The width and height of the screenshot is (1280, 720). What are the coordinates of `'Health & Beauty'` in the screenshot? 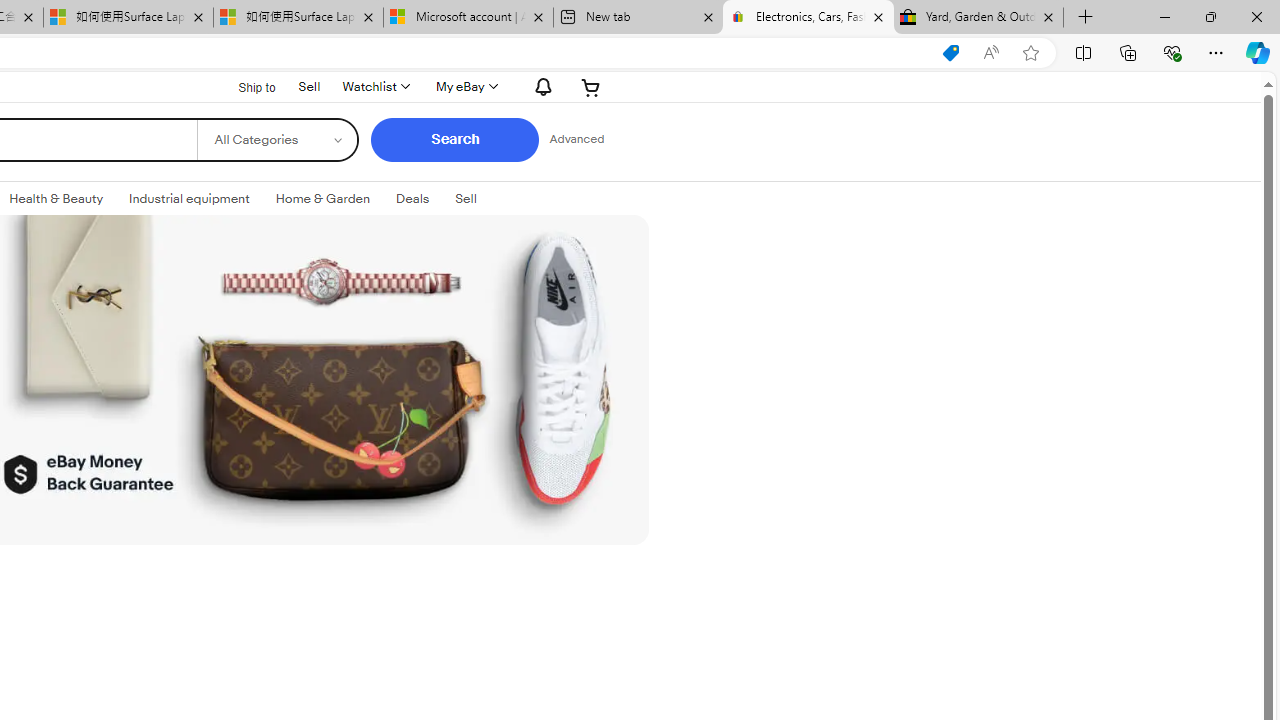 It's located at (56, 199).